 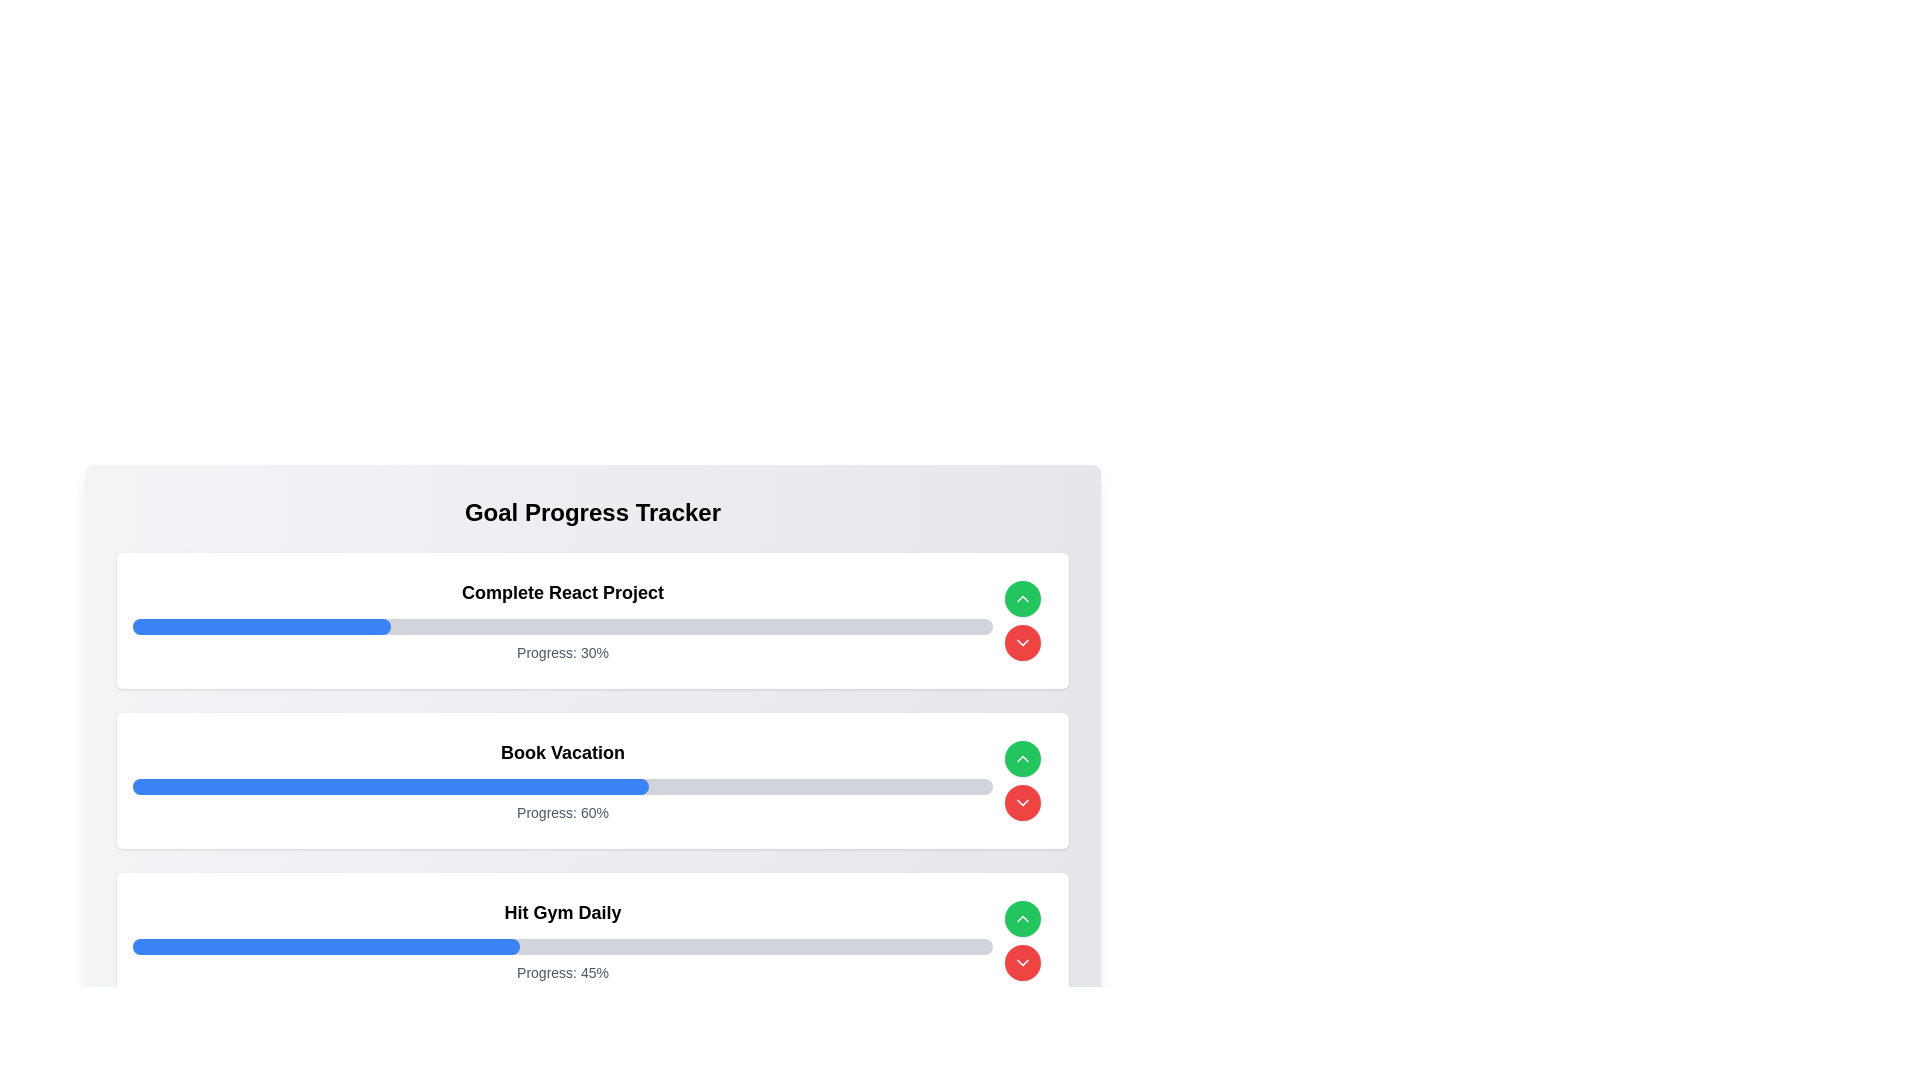 I want to click on the chevron-shaped icon pointing upwards, which is located within a circular green button at the top-right corner of the 'Book Vacation' task card, so click(x=1022, y=759).